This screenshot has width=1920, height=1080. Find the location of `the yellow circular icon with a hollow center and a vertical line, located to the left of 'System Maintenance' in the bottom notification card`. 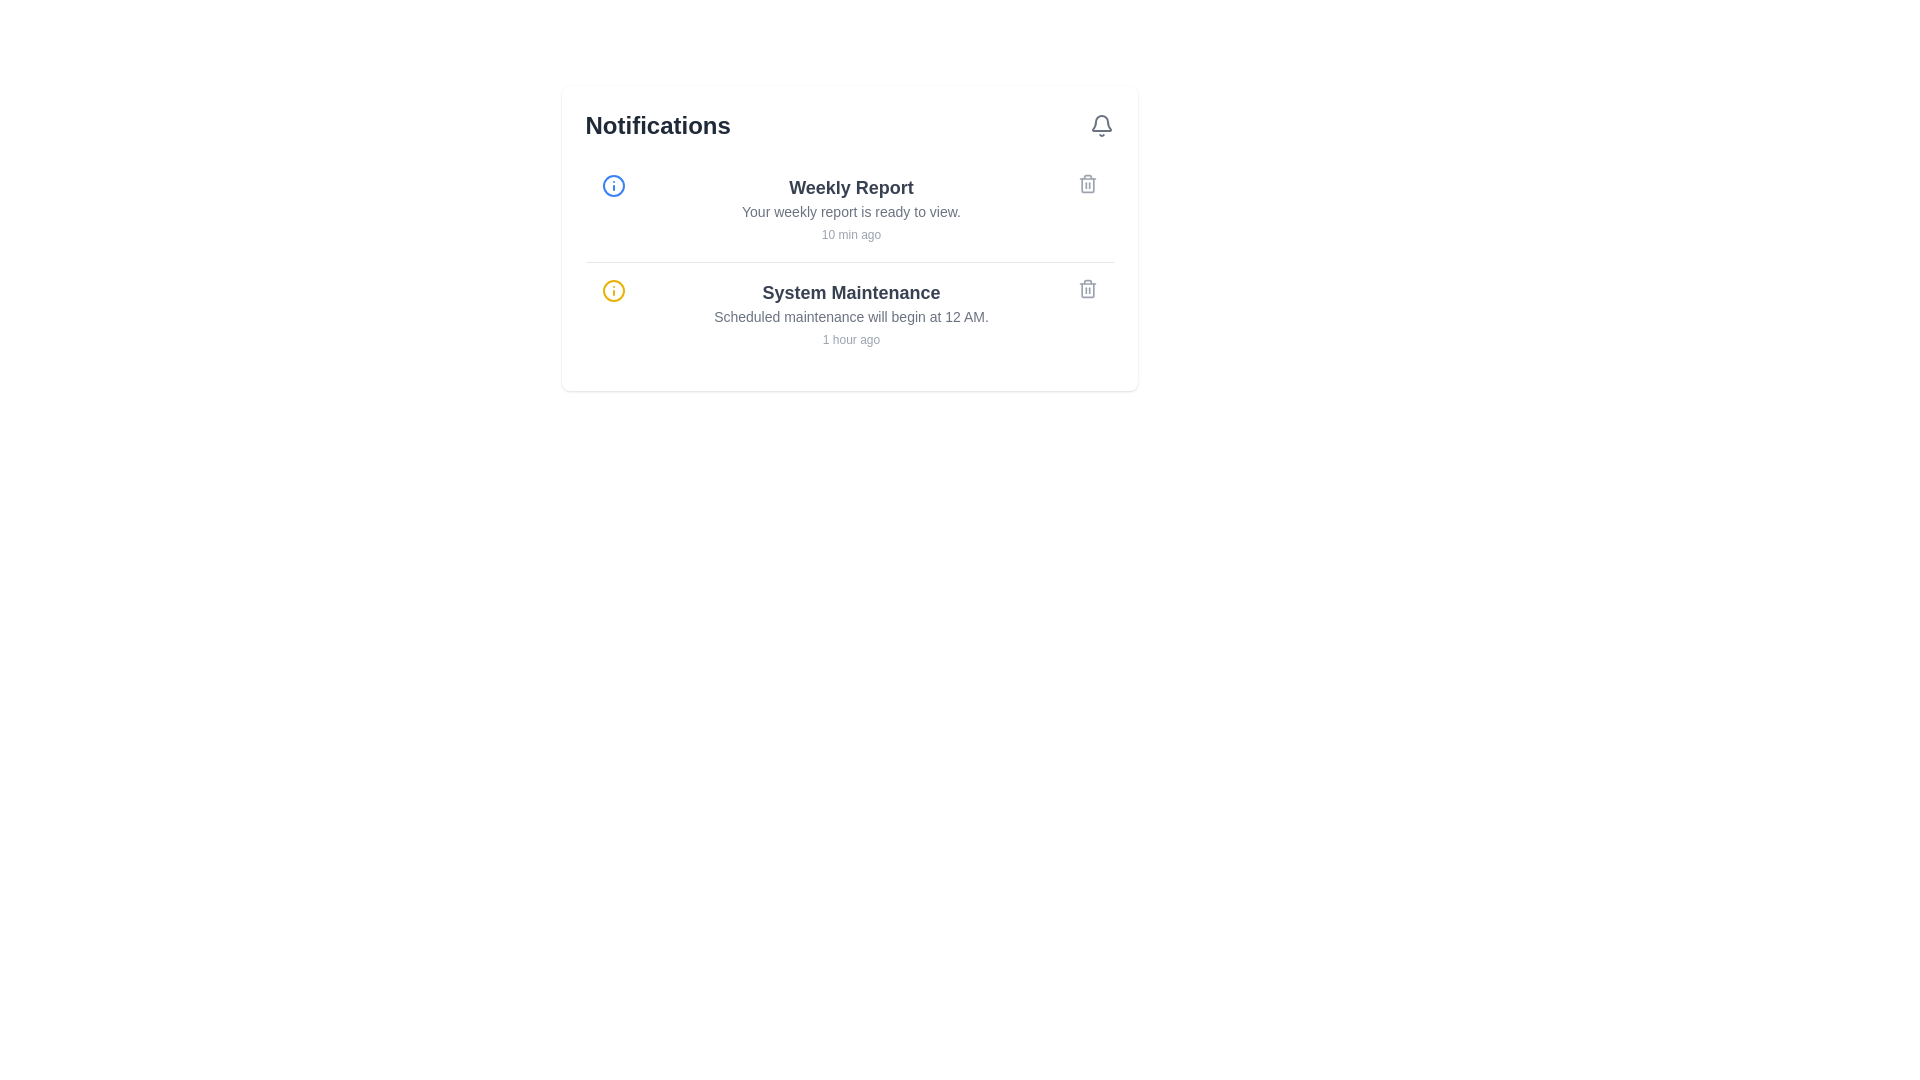

the yellow circular icon with a hollow center and a vertical line, located to the left of 'System Maintenance' in the bottom notification card is located at coordinates (612, 290).